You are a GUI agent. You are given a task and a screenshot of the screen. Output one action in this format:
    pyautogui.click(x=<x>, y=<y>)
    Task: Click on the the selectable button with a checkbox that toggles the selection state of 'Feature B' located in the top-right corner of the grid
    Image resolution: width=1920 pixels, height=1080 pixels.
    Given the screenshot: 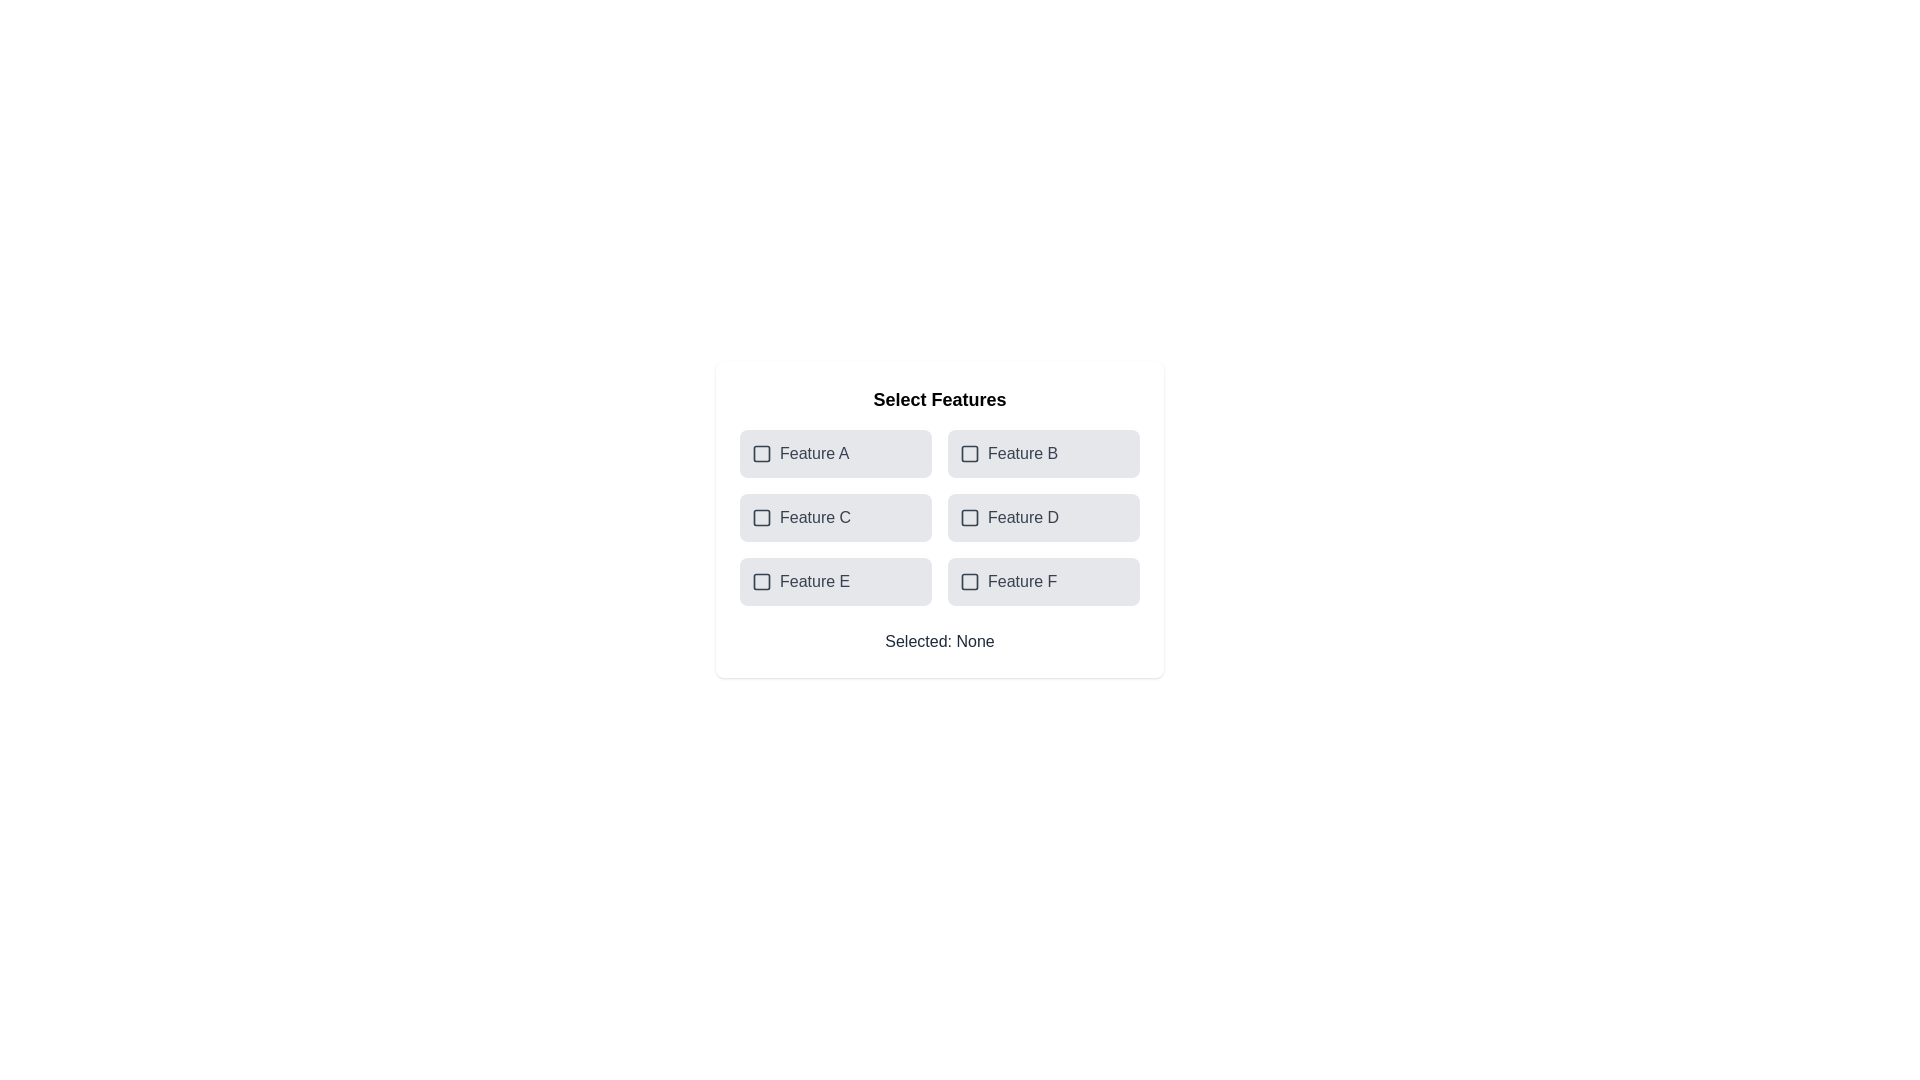 What is the action you would take?
    pyautogui.click(x=1042, y=454)
    